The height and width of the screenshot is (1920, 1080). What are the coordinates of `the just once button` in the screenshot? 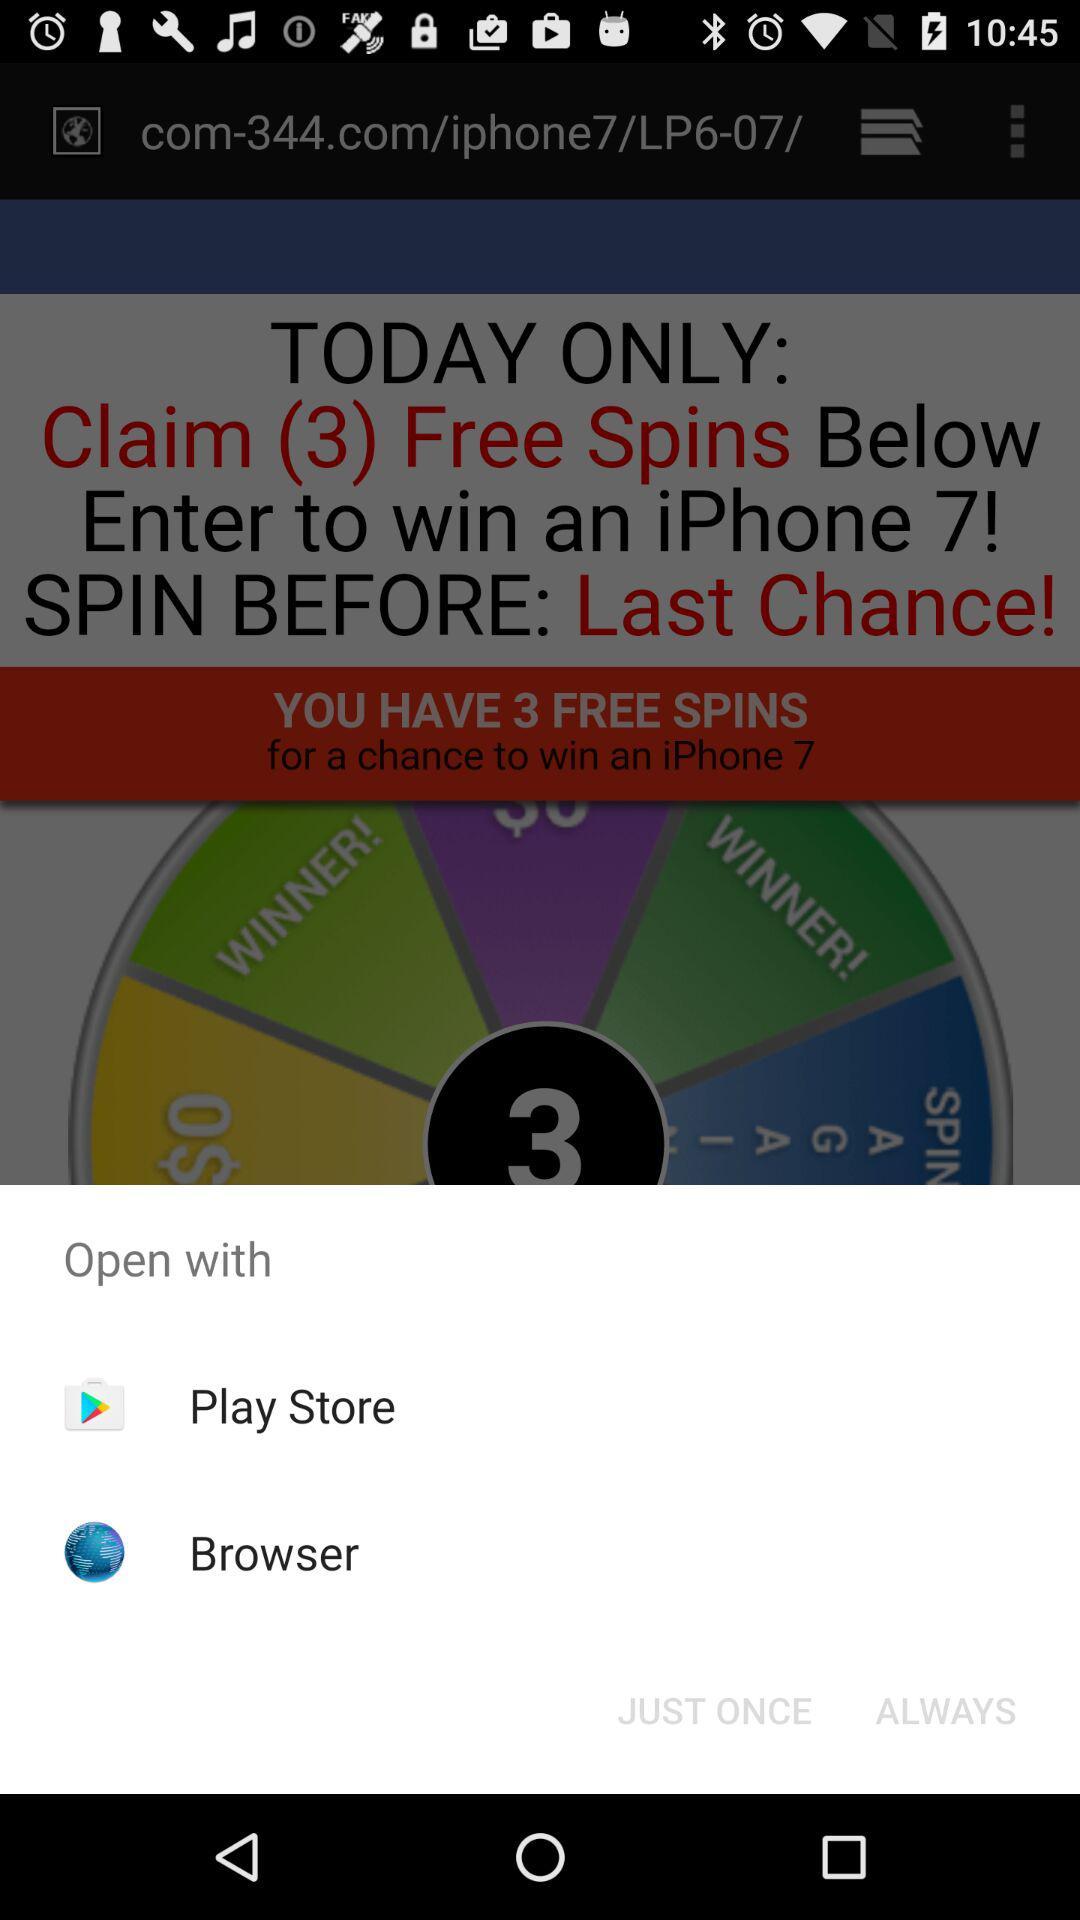 It's located at (713, 1708).